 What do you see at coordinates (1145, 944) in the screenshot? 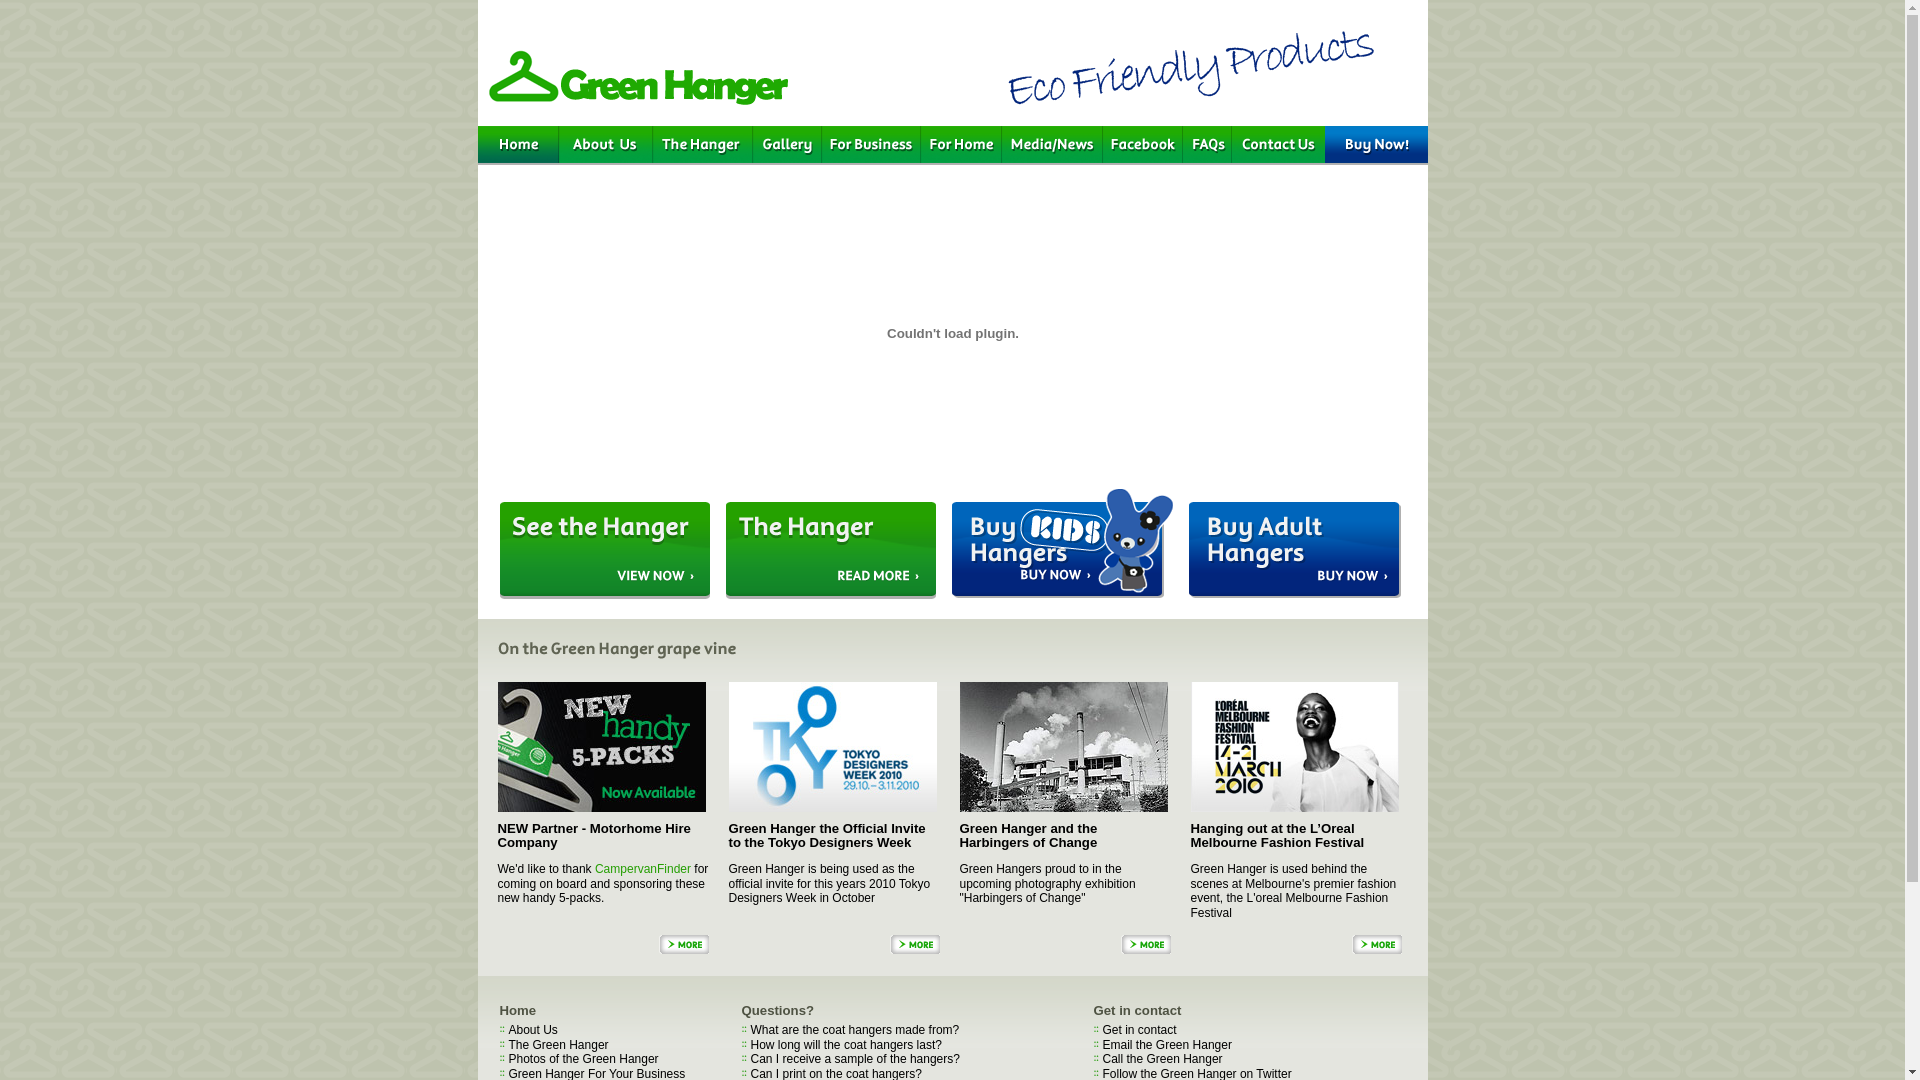
I see `'More'` at bounding box center [1145, 944].